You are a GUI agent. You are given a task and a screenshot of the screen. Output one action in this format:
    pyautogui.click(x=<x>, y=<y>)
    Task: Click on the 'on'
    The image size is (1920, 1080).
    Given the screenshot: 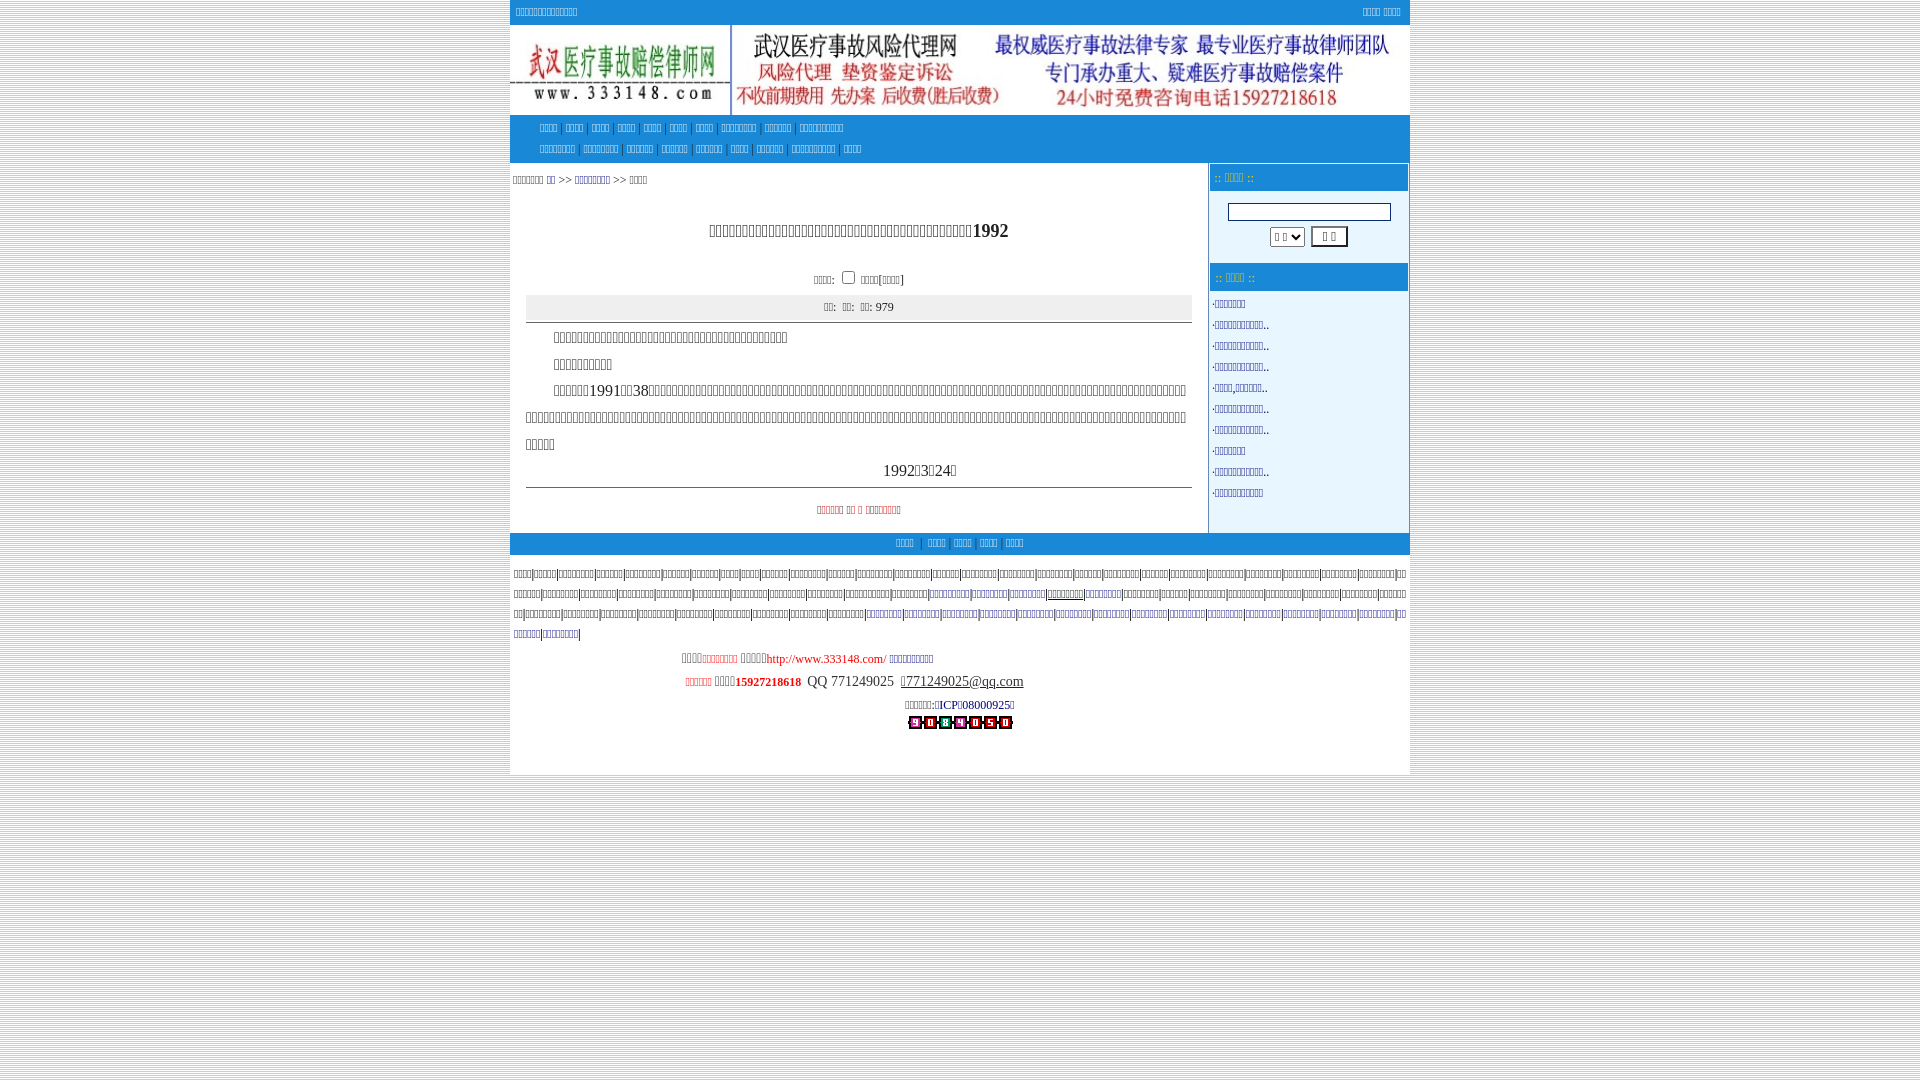 What is the action you would take?
    pyautogui.click(x=848, y=276)
    